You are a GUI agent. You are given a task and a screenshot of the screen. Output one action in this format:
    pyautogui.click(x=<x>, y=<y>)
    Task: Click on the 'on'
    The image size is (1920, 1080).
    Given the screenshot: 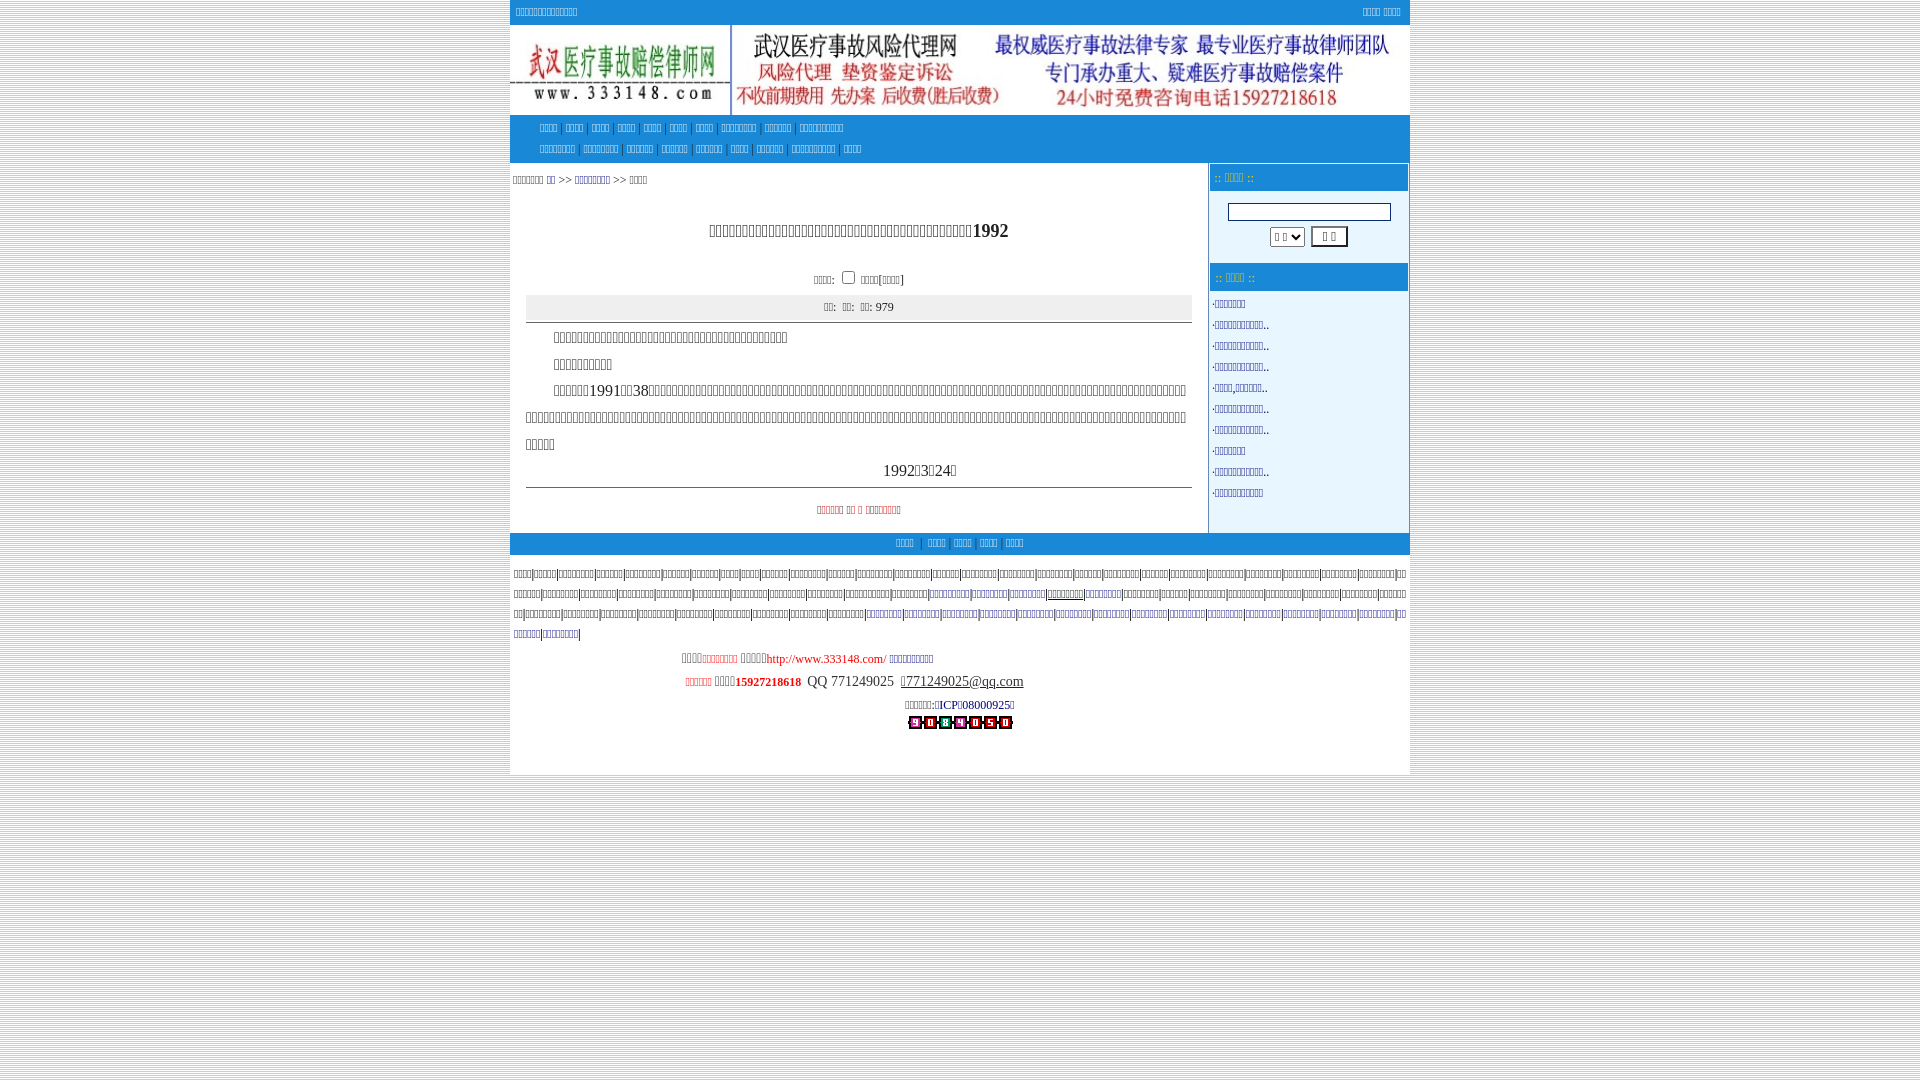 What is the action you would take?
    pyautogui.click(x=848, y=276)
    